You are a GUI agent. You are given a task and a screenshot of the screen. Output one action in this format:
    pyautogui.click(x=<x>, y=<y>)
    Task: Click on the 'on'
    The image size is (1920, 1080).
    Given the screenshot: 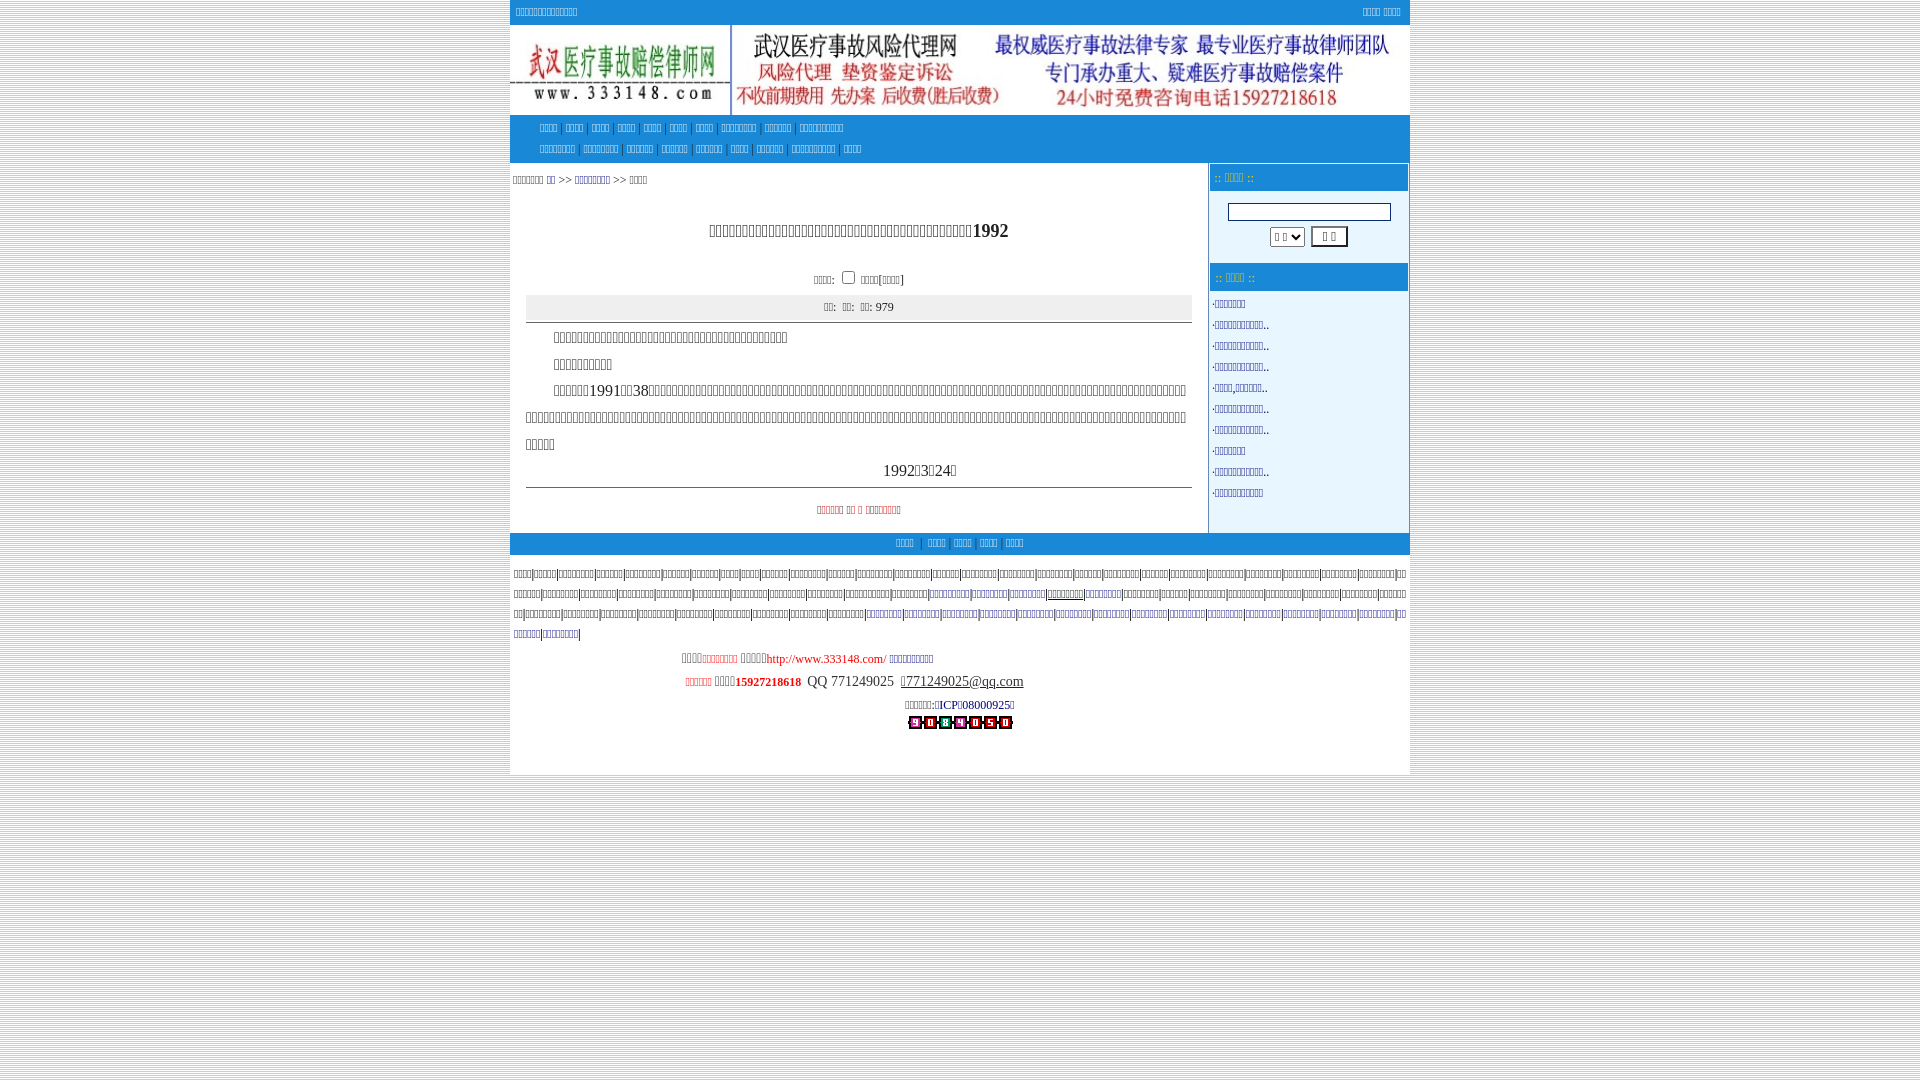 What is the action you would take?
    pyautogui.click(x=848, y=276)
    